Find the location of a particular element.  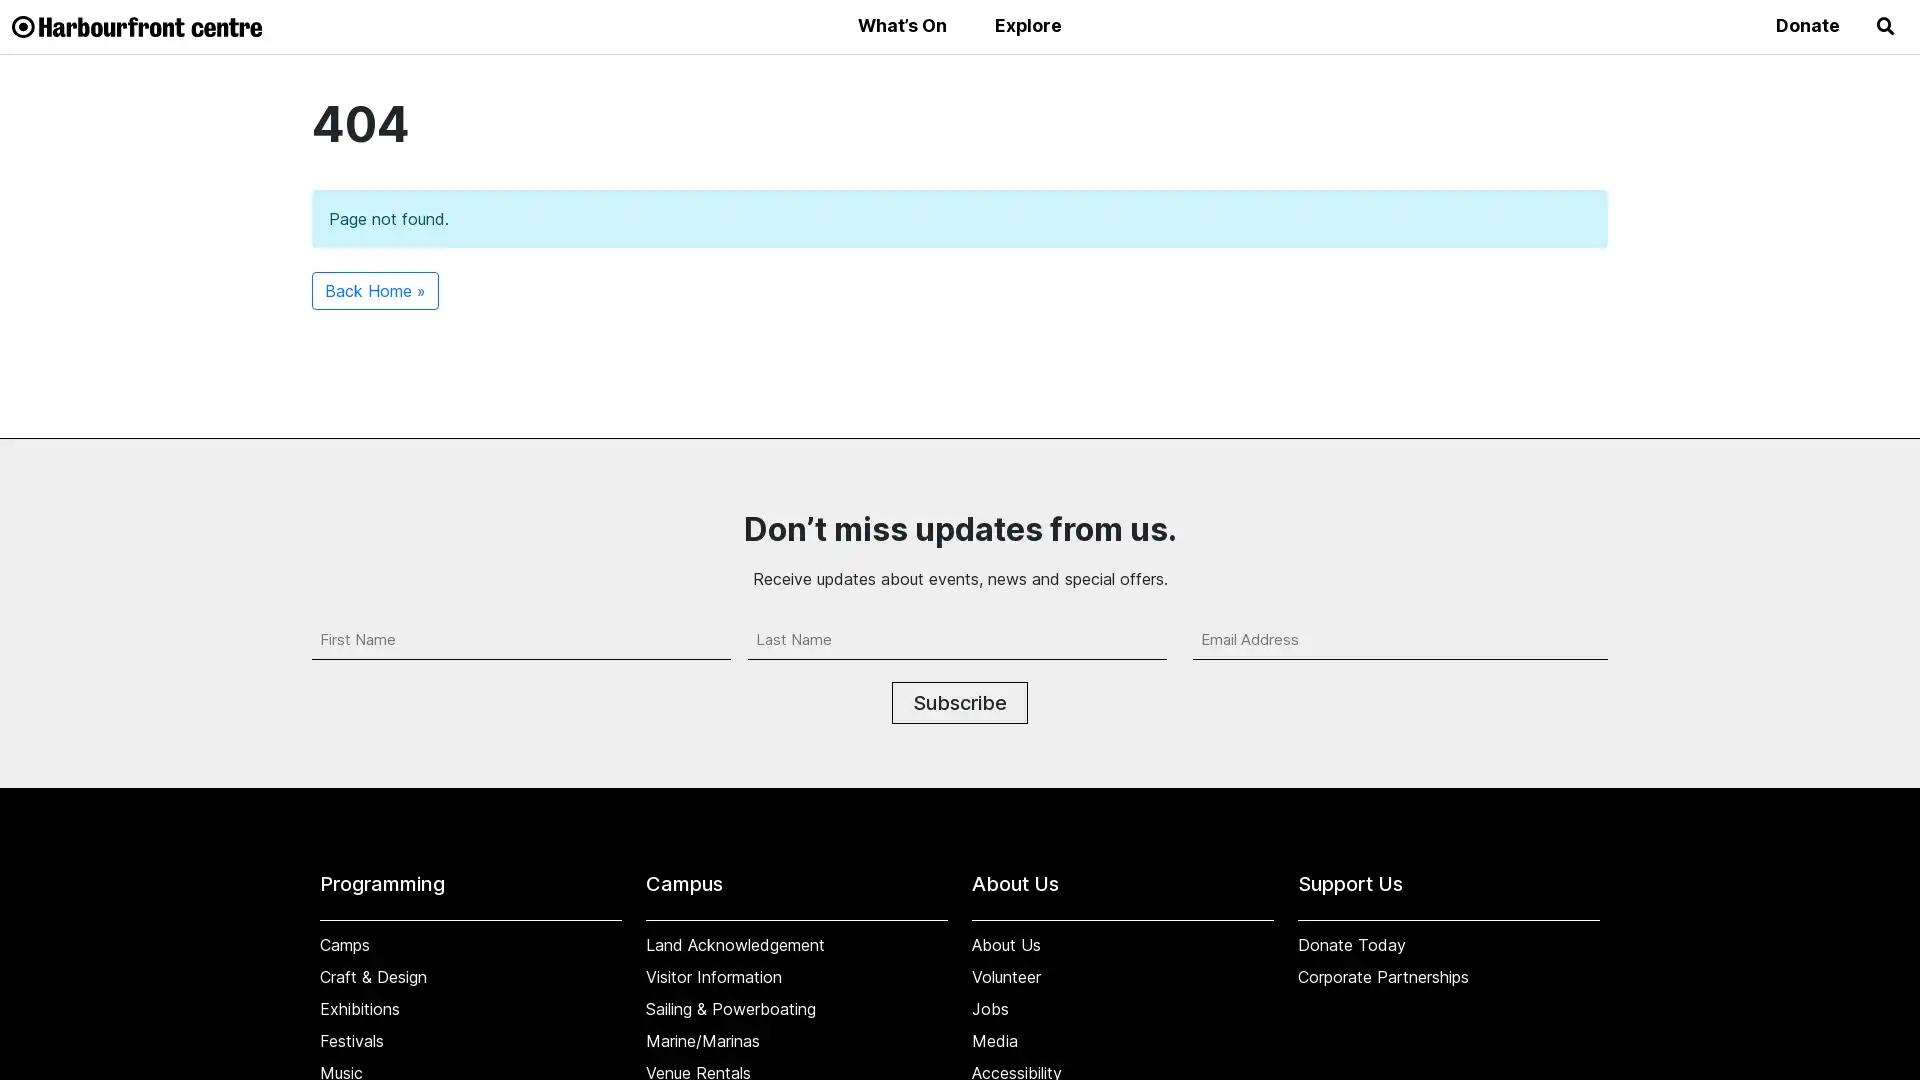

Open Search is located at coordinates (1885, 27).